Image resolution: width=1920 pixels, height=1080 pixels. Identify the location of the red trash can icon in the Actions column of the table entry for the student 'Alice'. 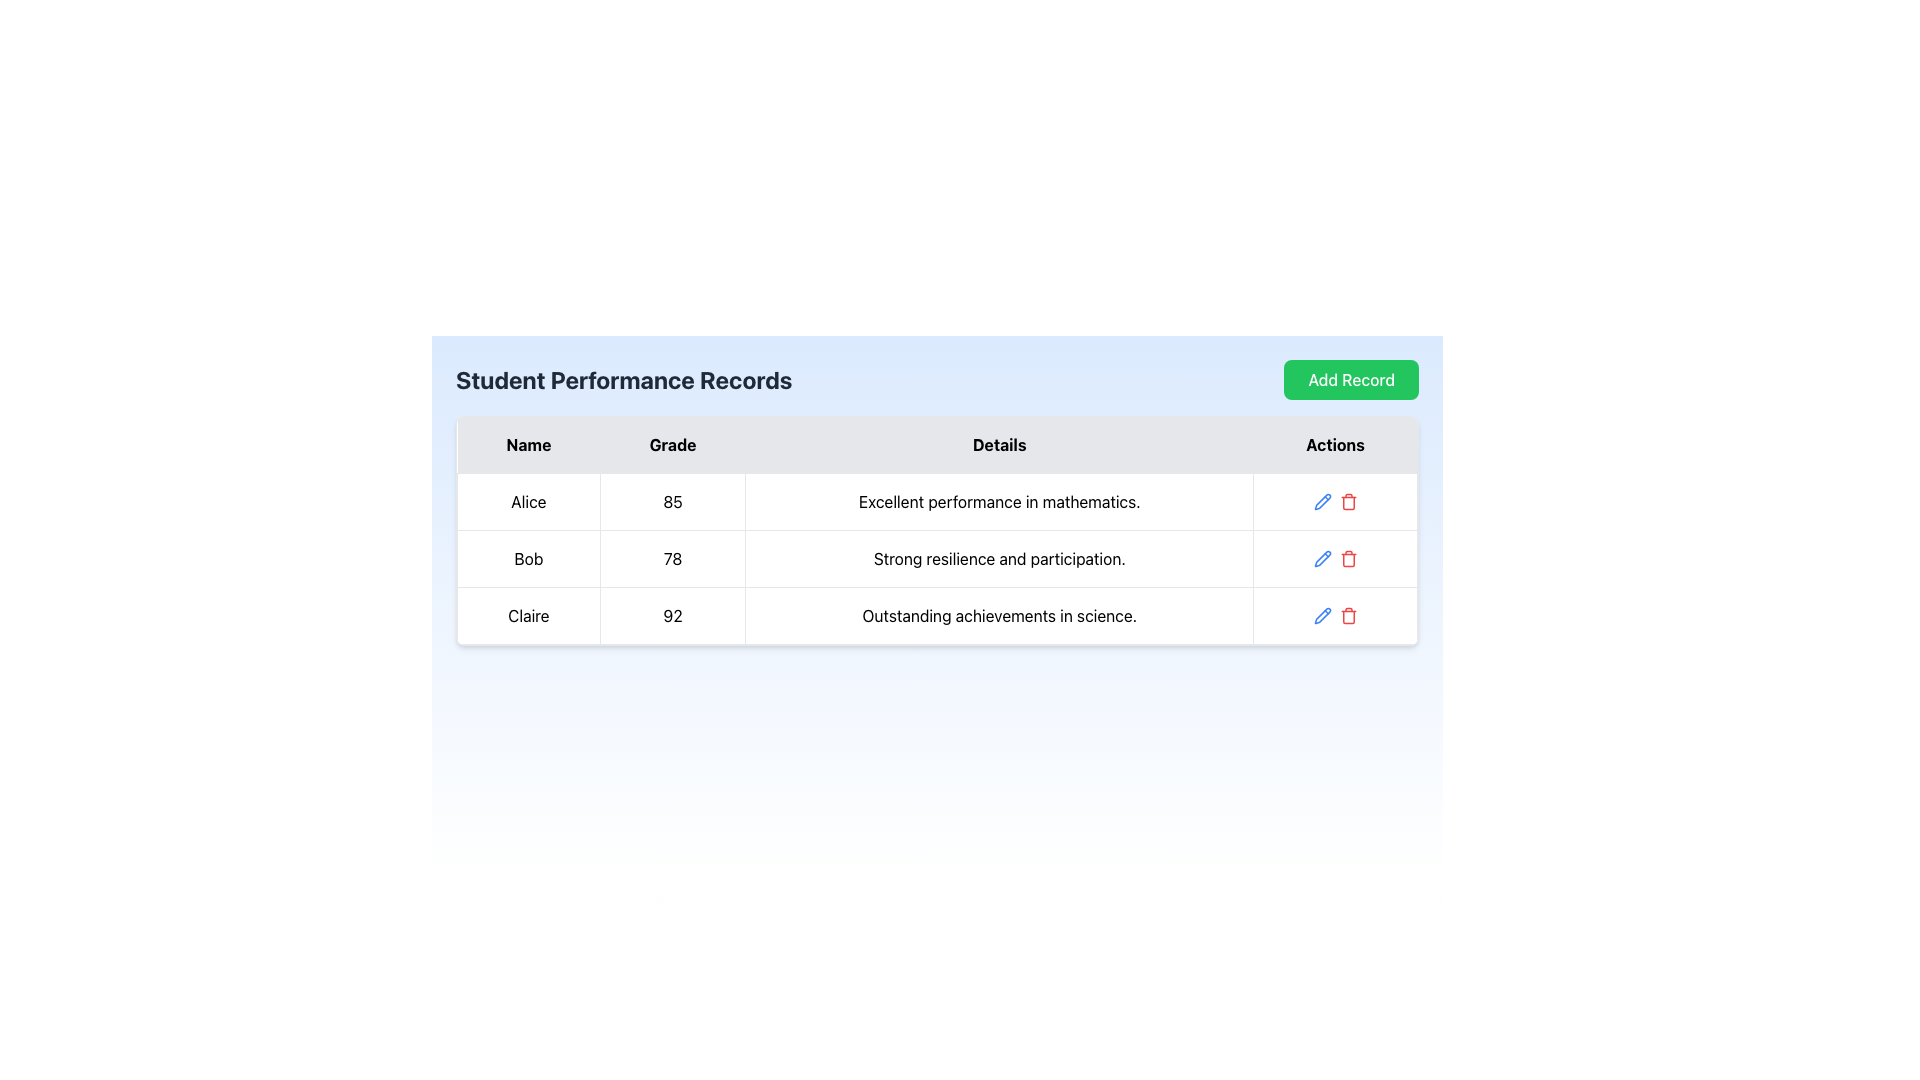
(1348, 500).